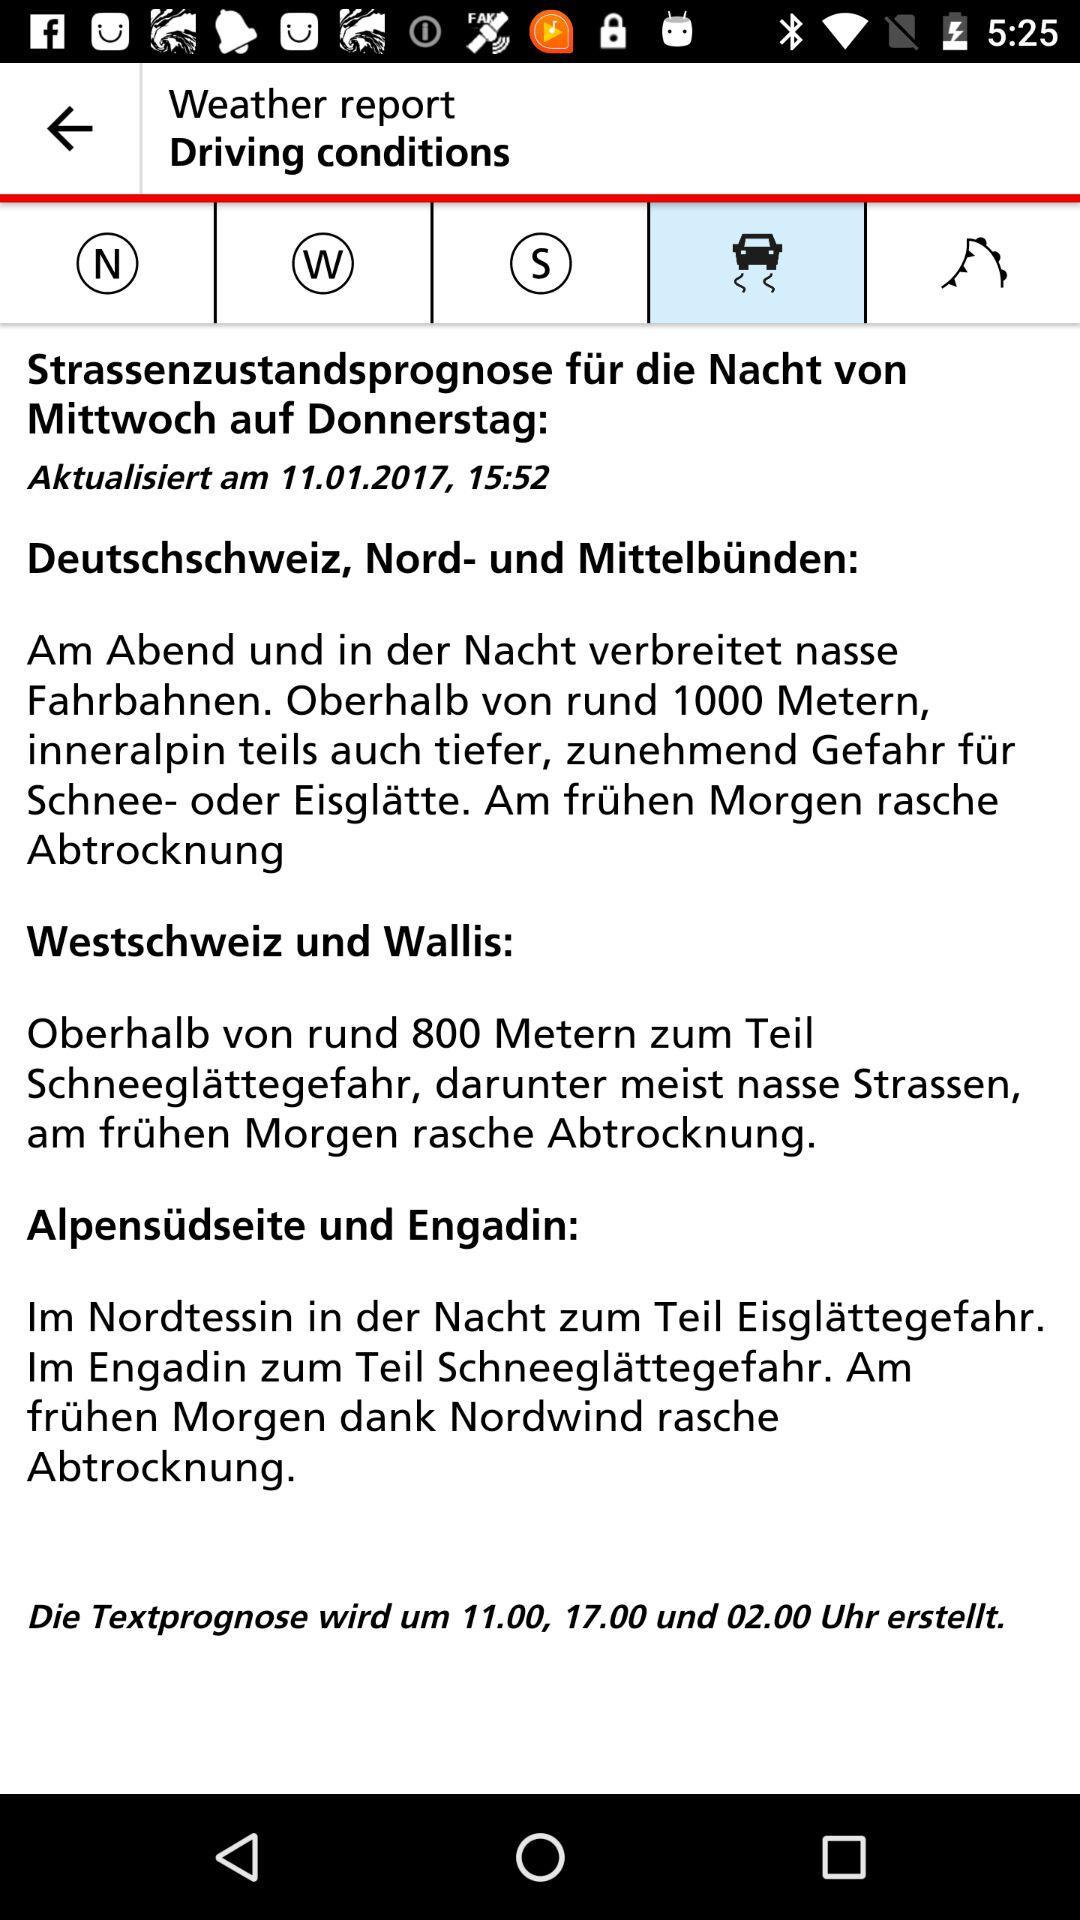 The width and height of the screenshot is (1080, 1920). What do you see at coordinates (972, 261) in the screenshot?
I see `the font icon` at bounding box center [972, 261].